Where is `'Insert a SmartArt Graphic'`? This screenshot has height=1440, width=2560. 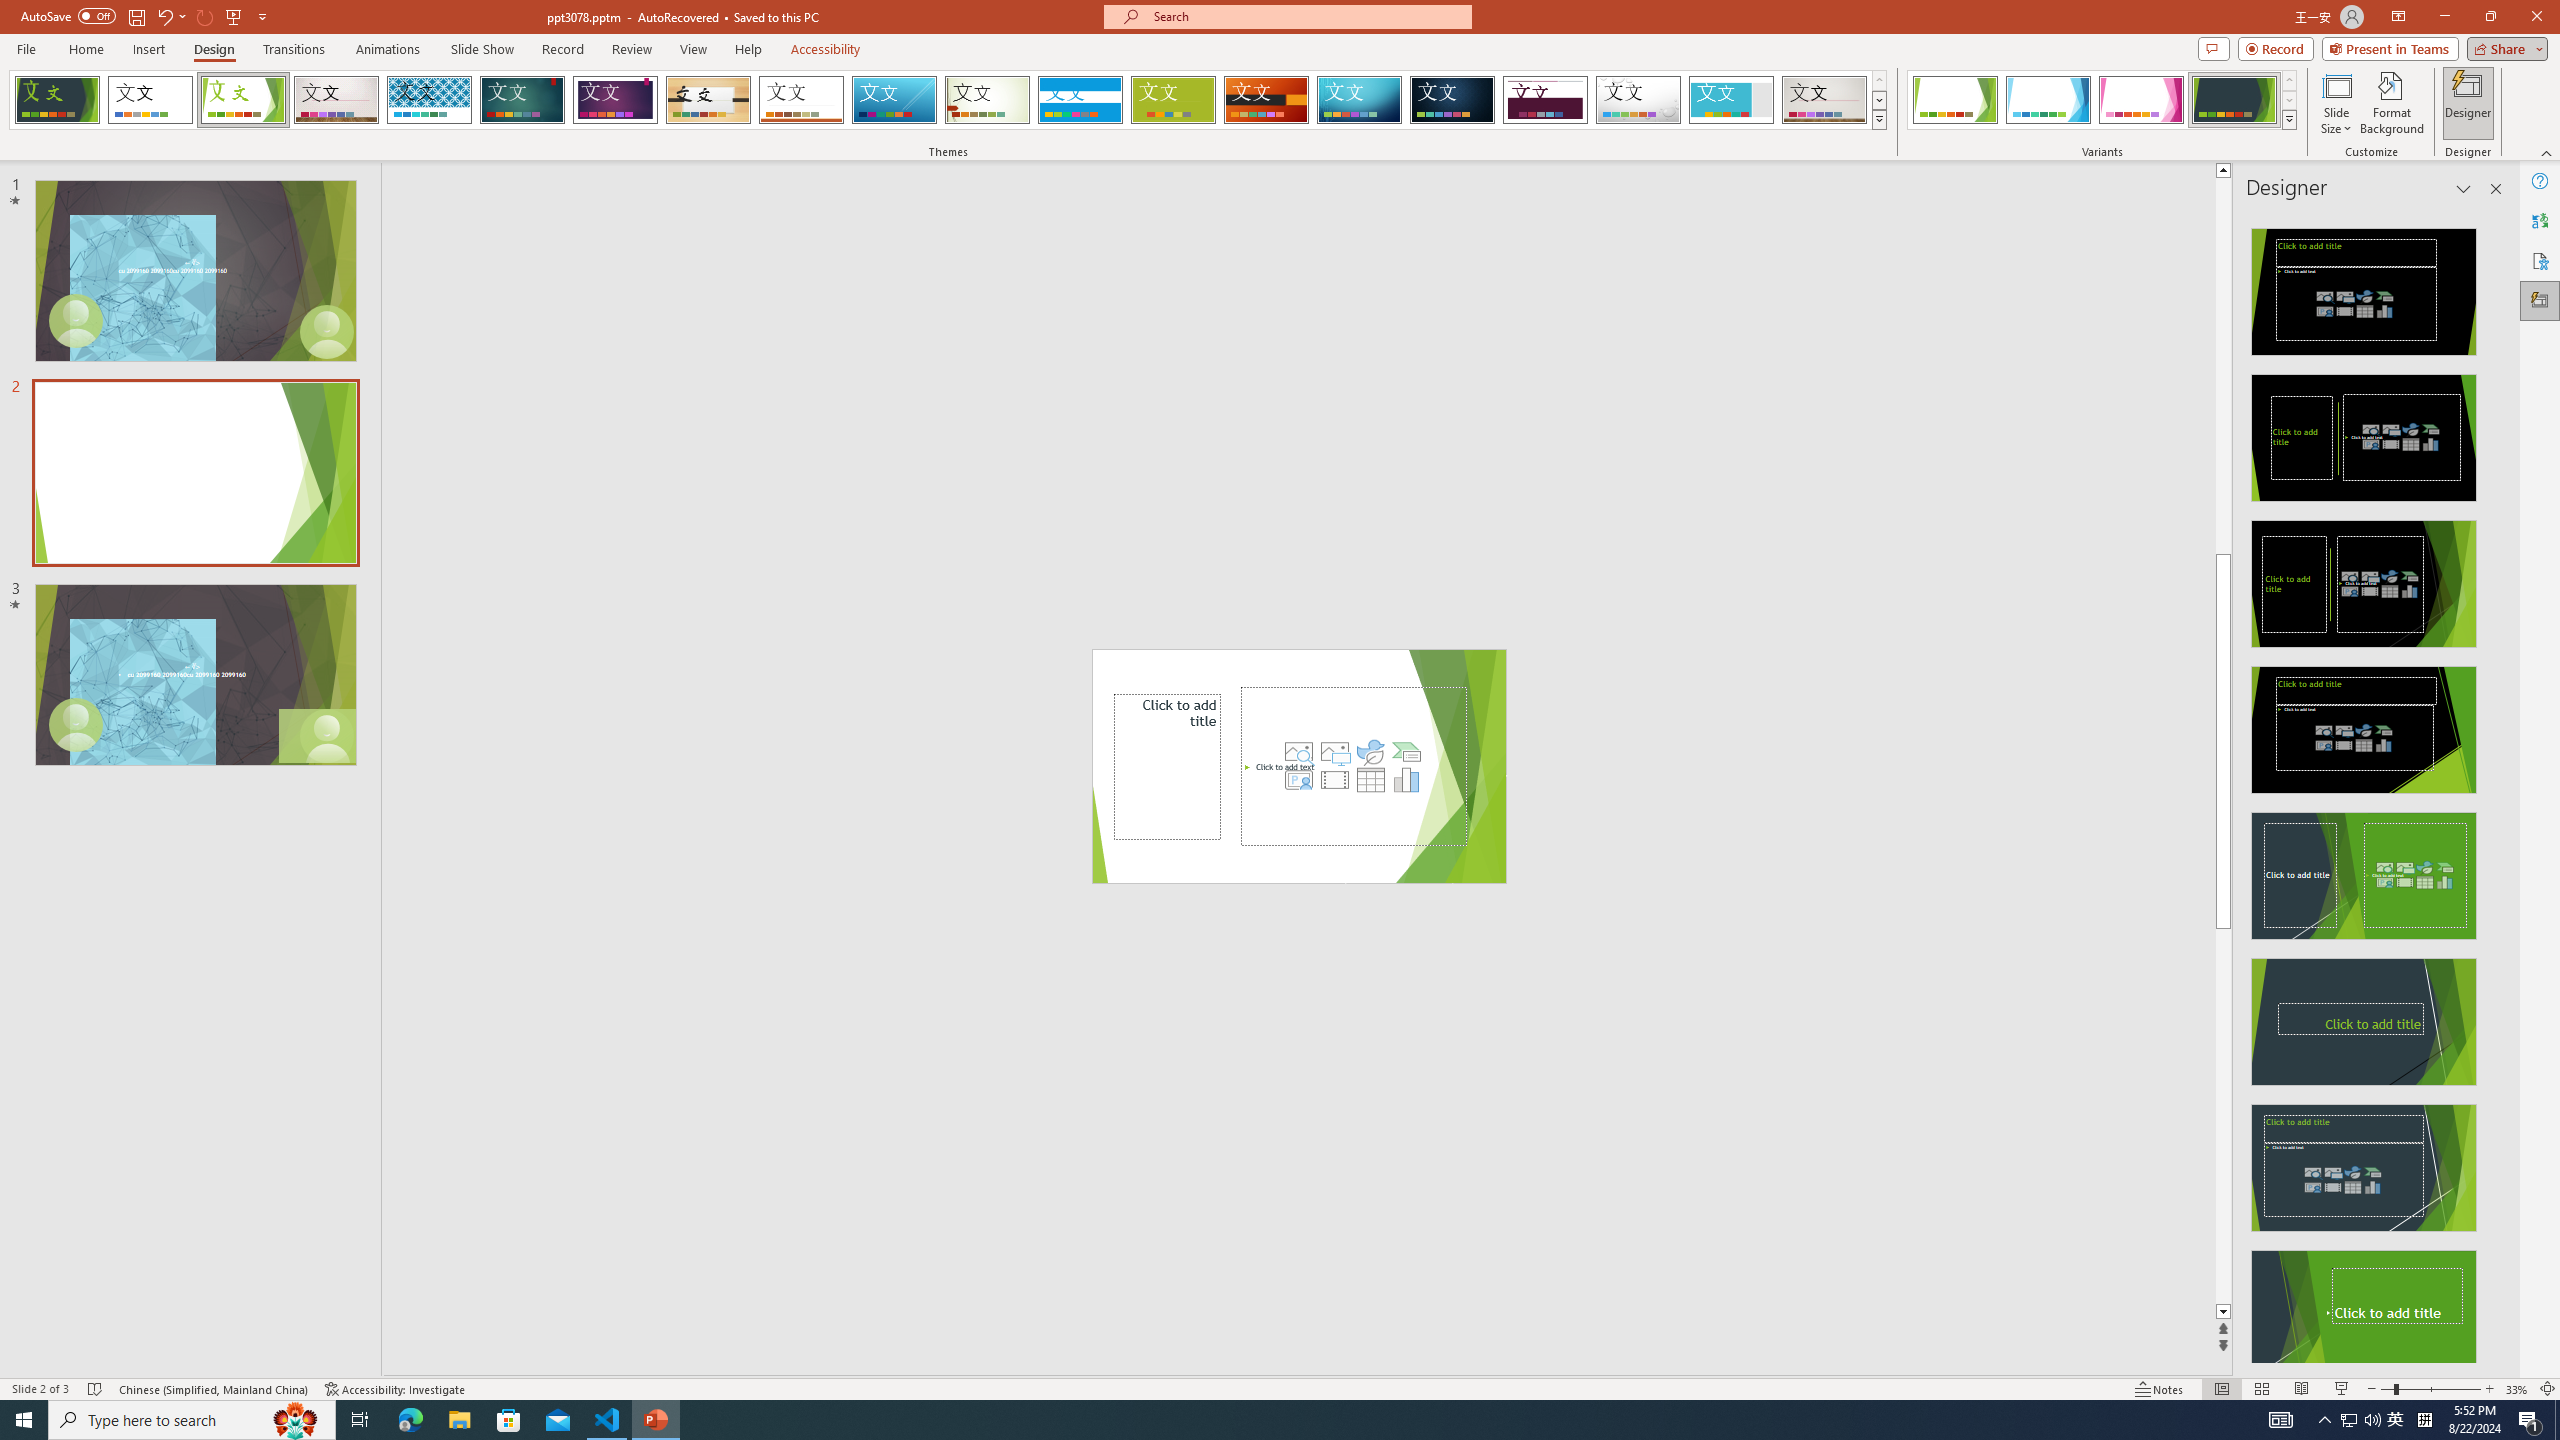
'Insert a SmartArt Graphic' is located at coordinates (1406, 750).